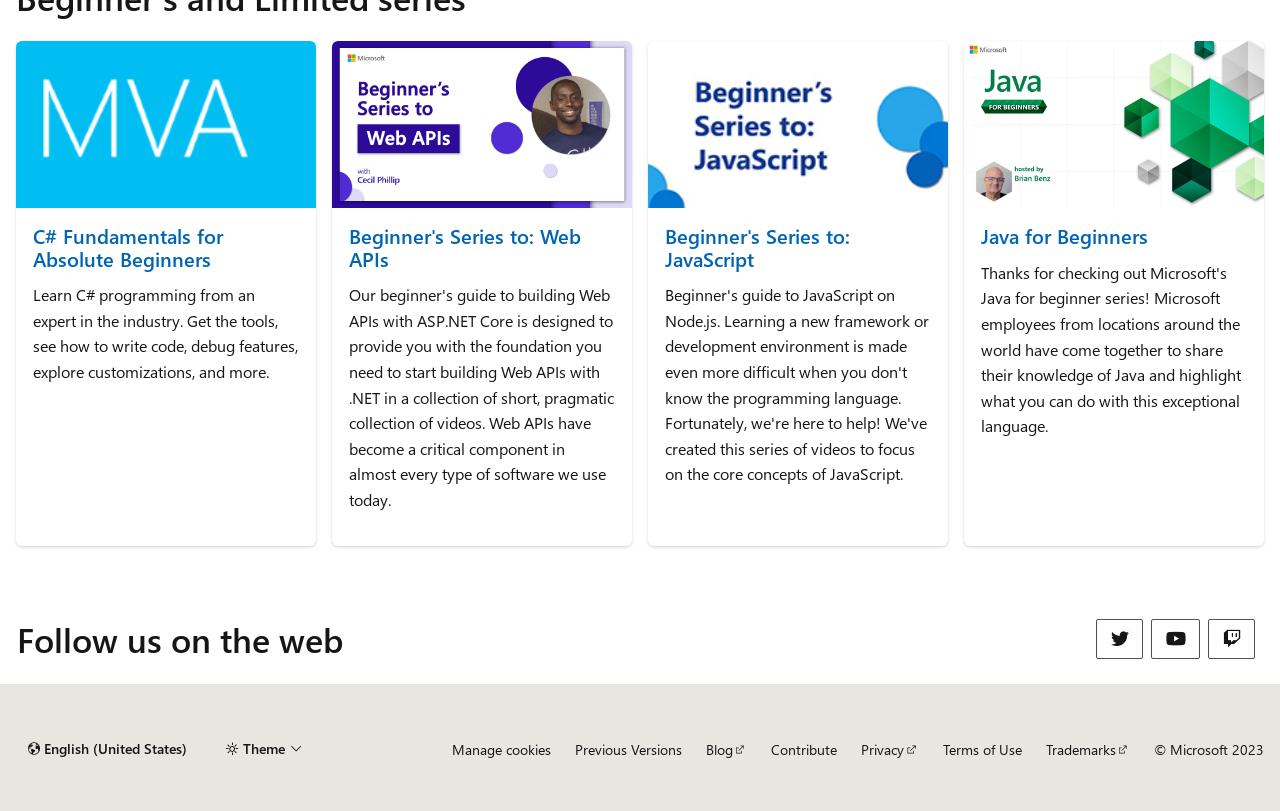 This screenshot has width=1280, height=811. What do you see at coordinates (664, 384) in the screenshot?
I see `'Beginner's guide to JavaScript on Node.js. Learning a new framework or development environment is made even more difficult when you don't know the programming language. Fortunately, we're here to help! We've created this series of videos to focus on the core concepts of JavaScript.'` at bounding box center [664, 384].